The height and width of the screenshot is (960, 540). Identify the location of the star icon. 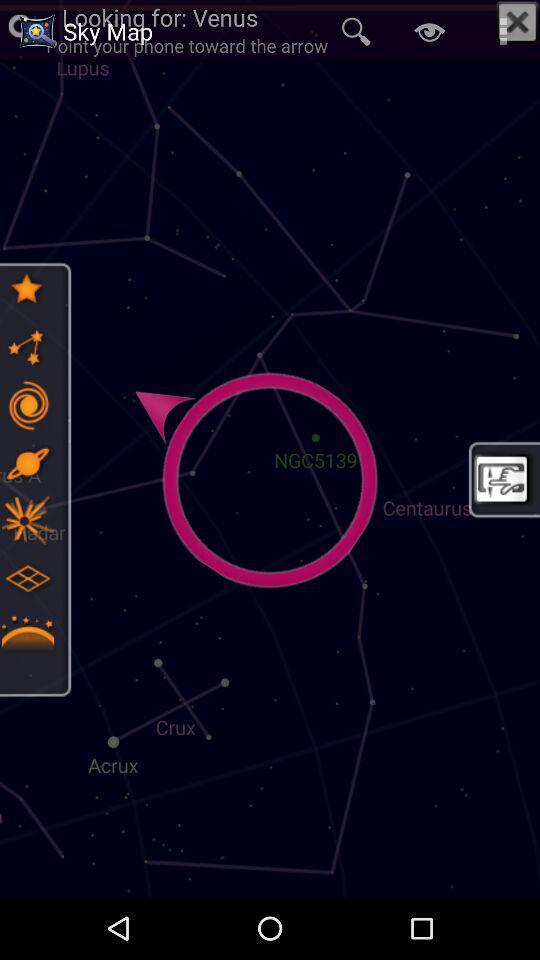
(26, 288).